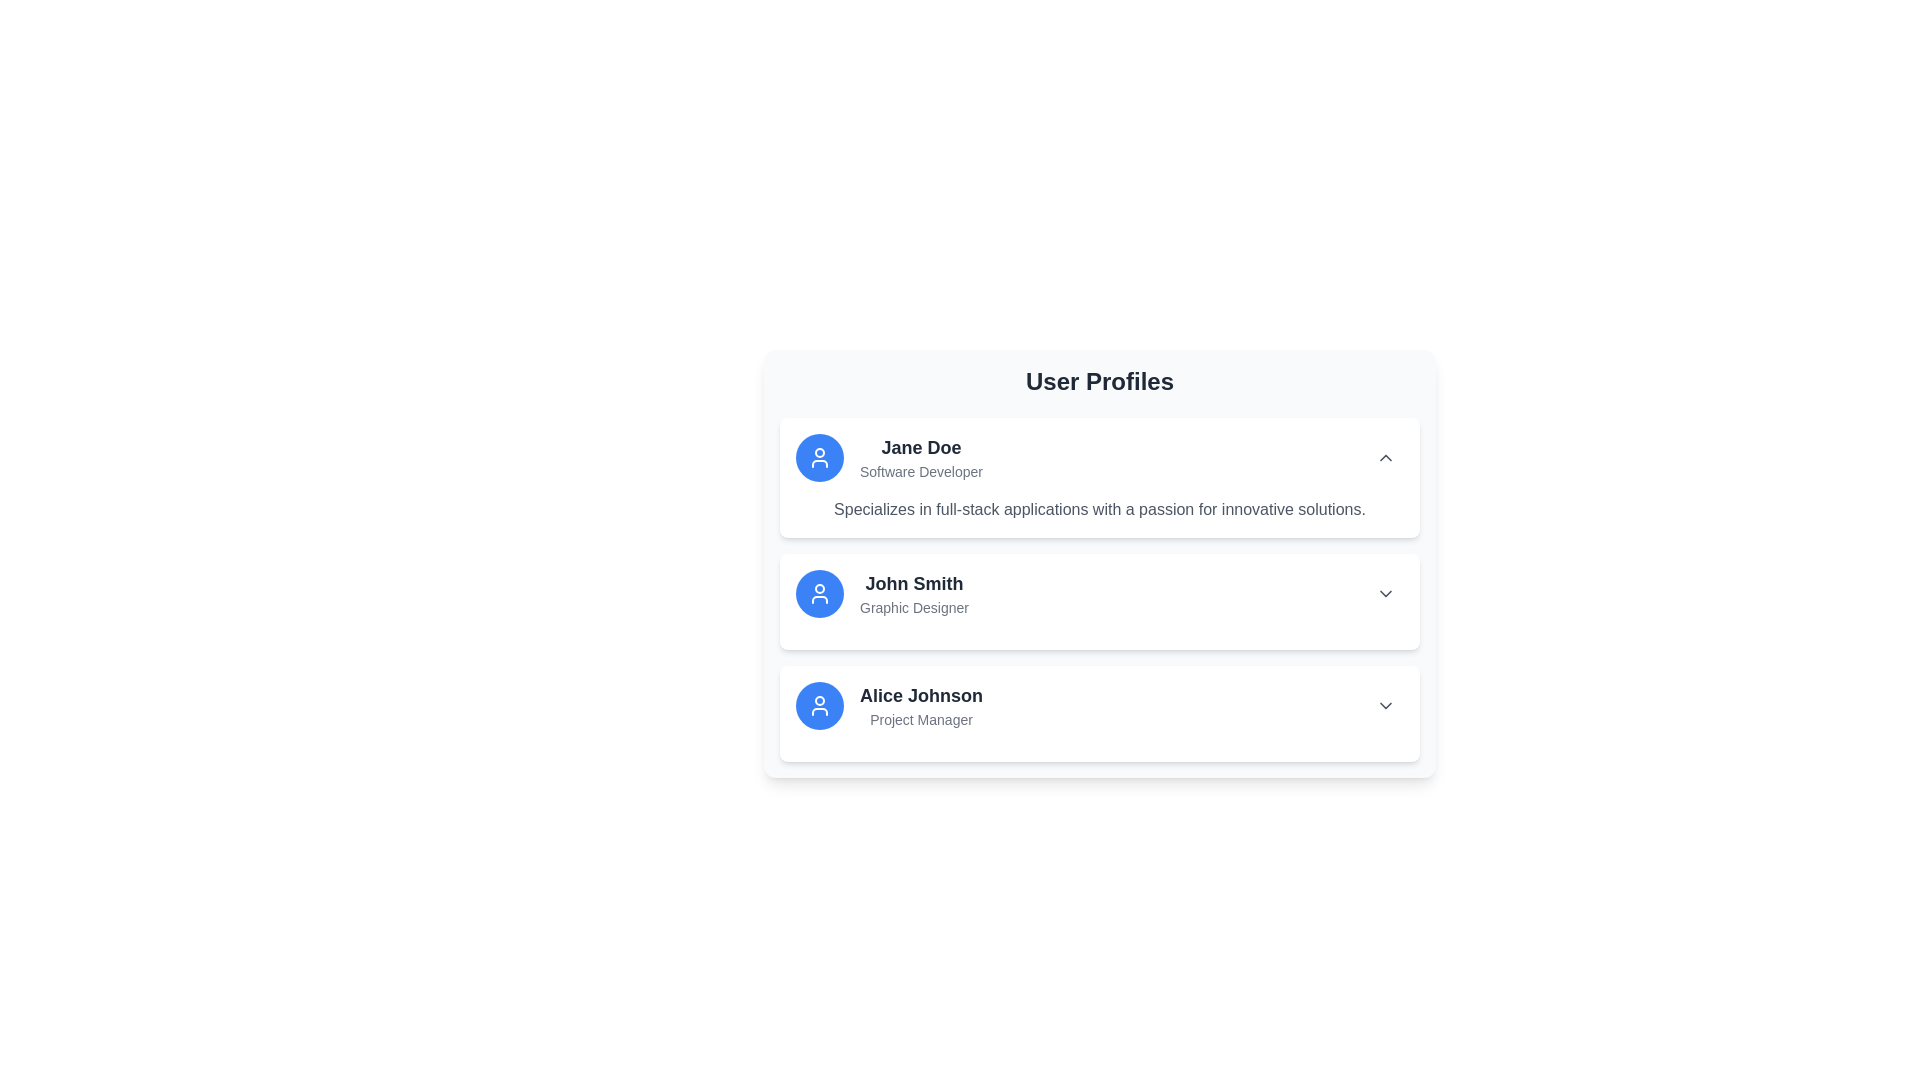 Image resolution: width=1920 pixels, height=1080 pixels. Describe the element at coordinates (920, 704) in the screenshot. I see `the text label displaying 'Alice Johnson - Project Manager'` at that location.